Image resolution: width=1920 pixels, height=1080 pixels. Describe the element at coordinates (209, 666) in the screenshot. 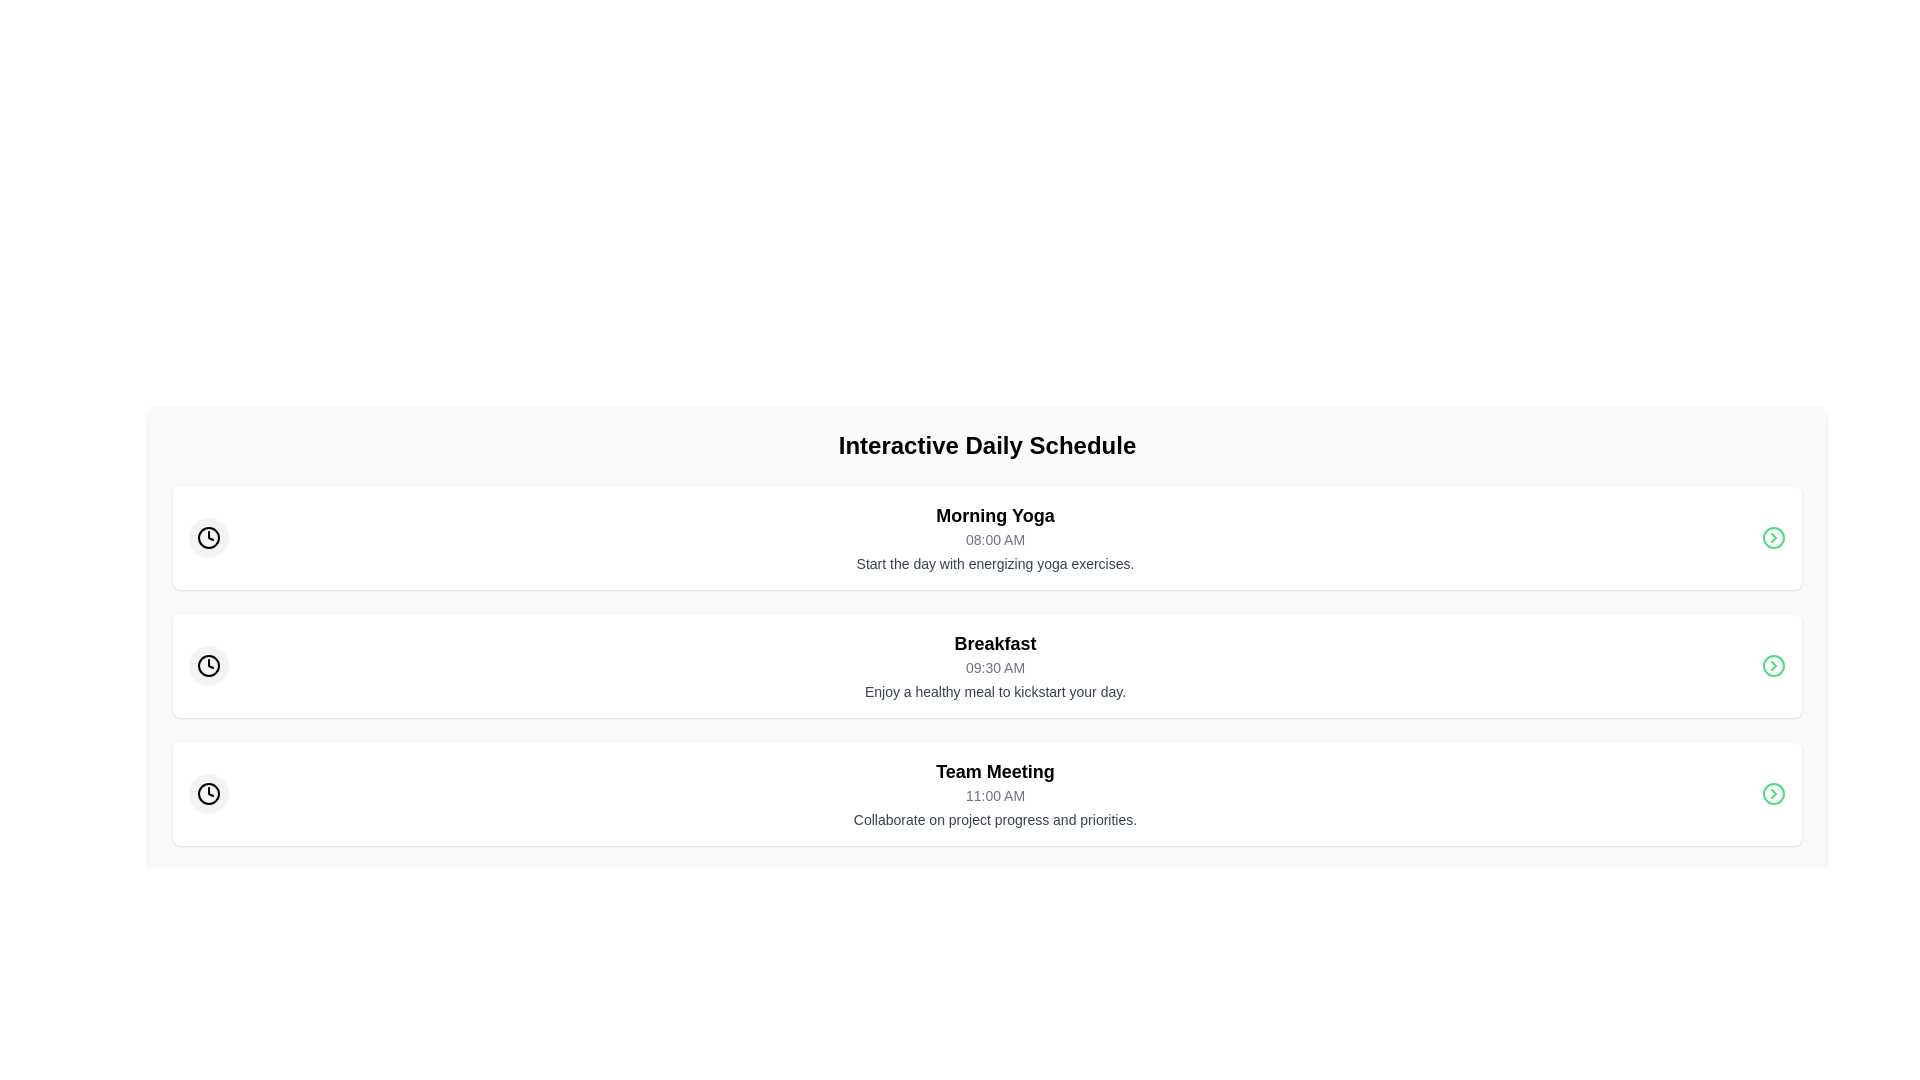

I see `the circular gray icon with a black clock symbol located to the left of the text '09:30 AM' in the Breakfast schedule section` at that location.